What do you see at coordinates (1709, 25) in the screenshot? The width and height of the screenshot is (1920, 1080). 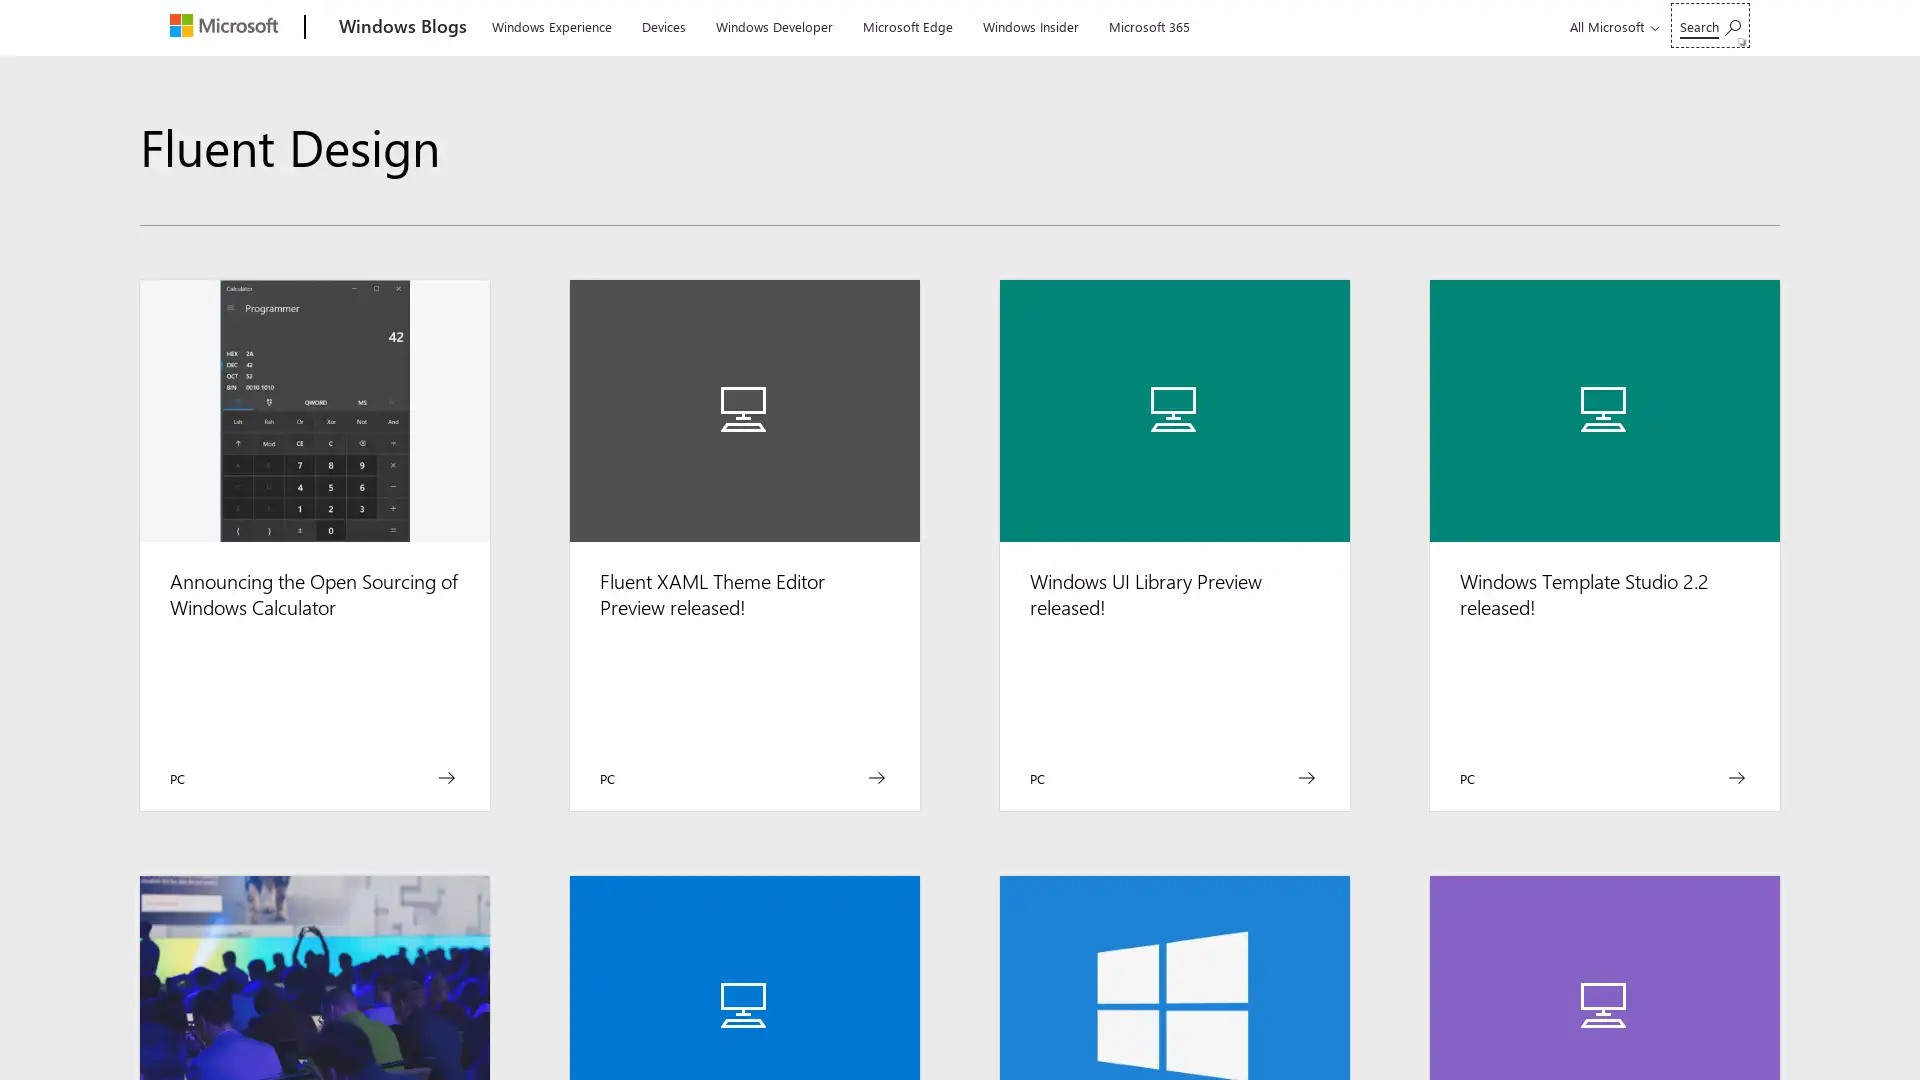 I see `Search` at bounding box center [1709, 25].